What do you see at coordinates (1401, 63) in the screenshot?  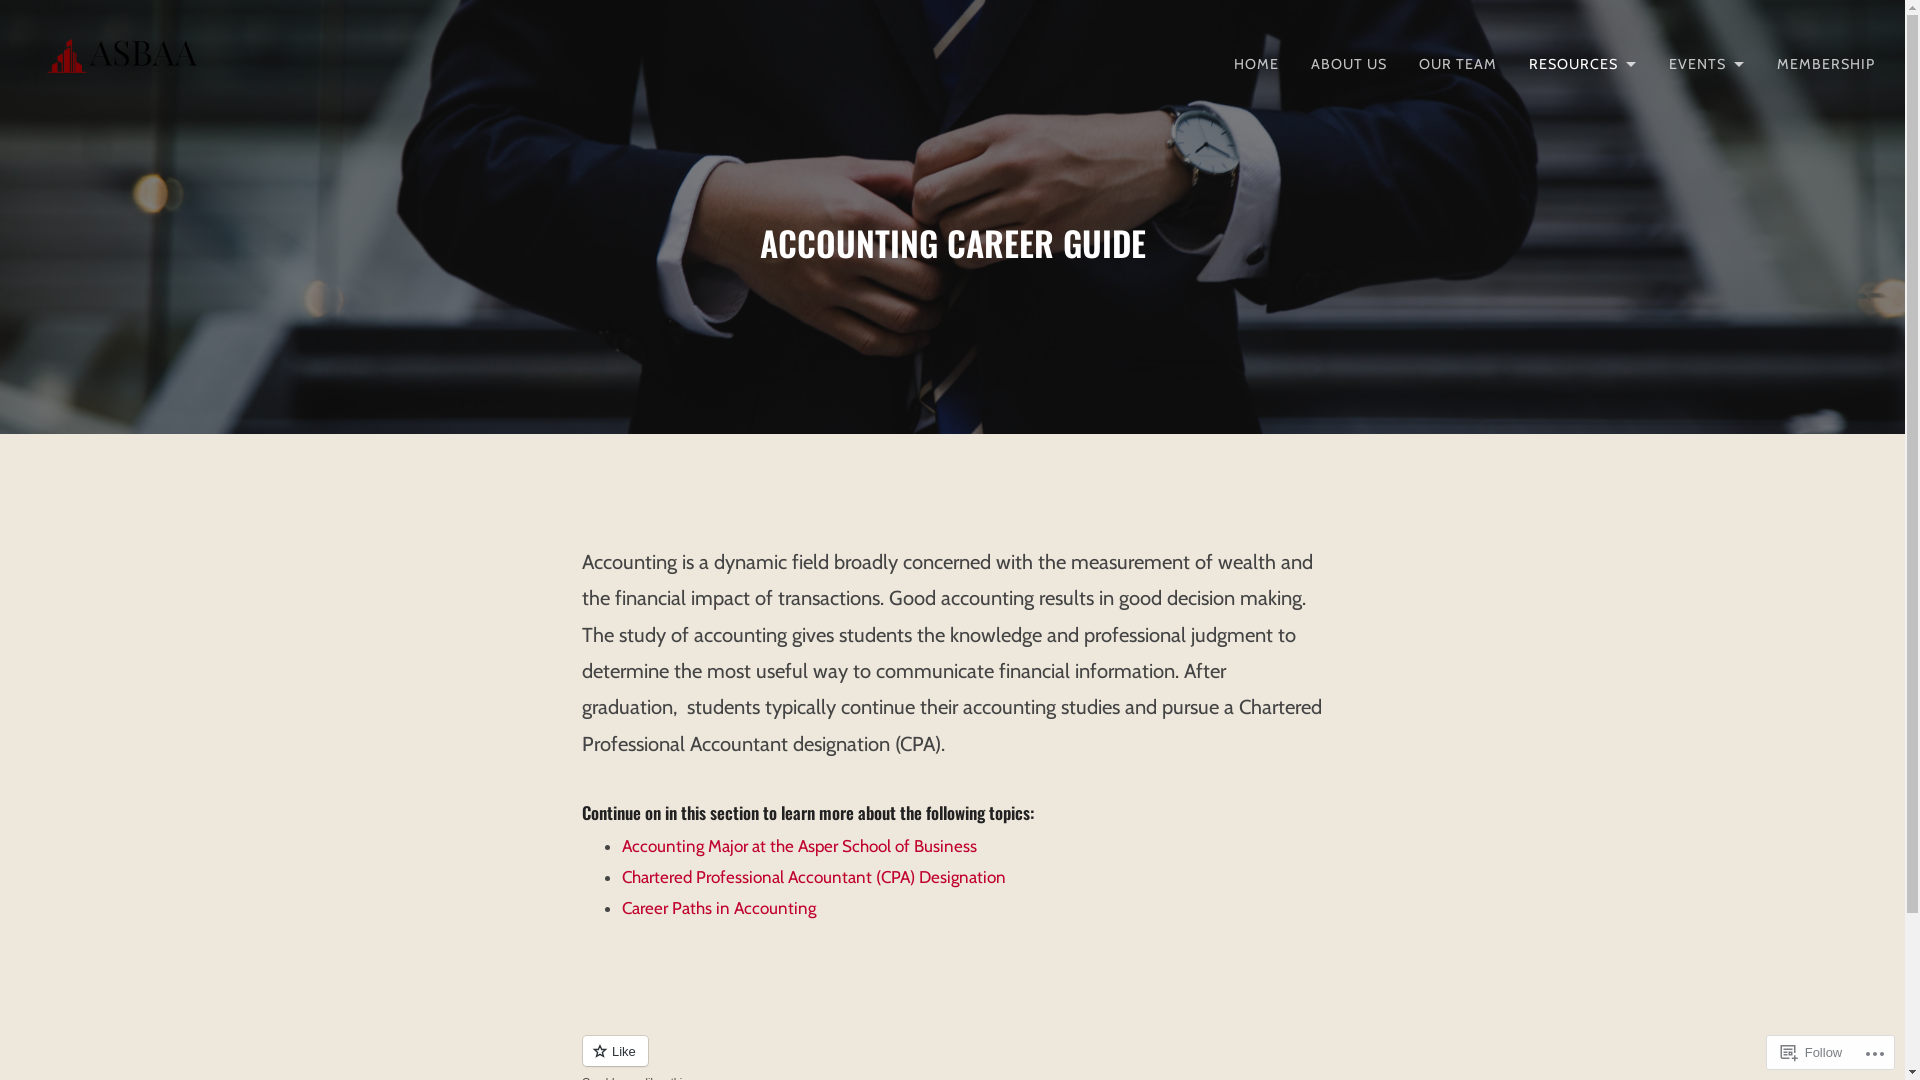 I see `'OUR TEAM'` at bounding box center [1401, 63].